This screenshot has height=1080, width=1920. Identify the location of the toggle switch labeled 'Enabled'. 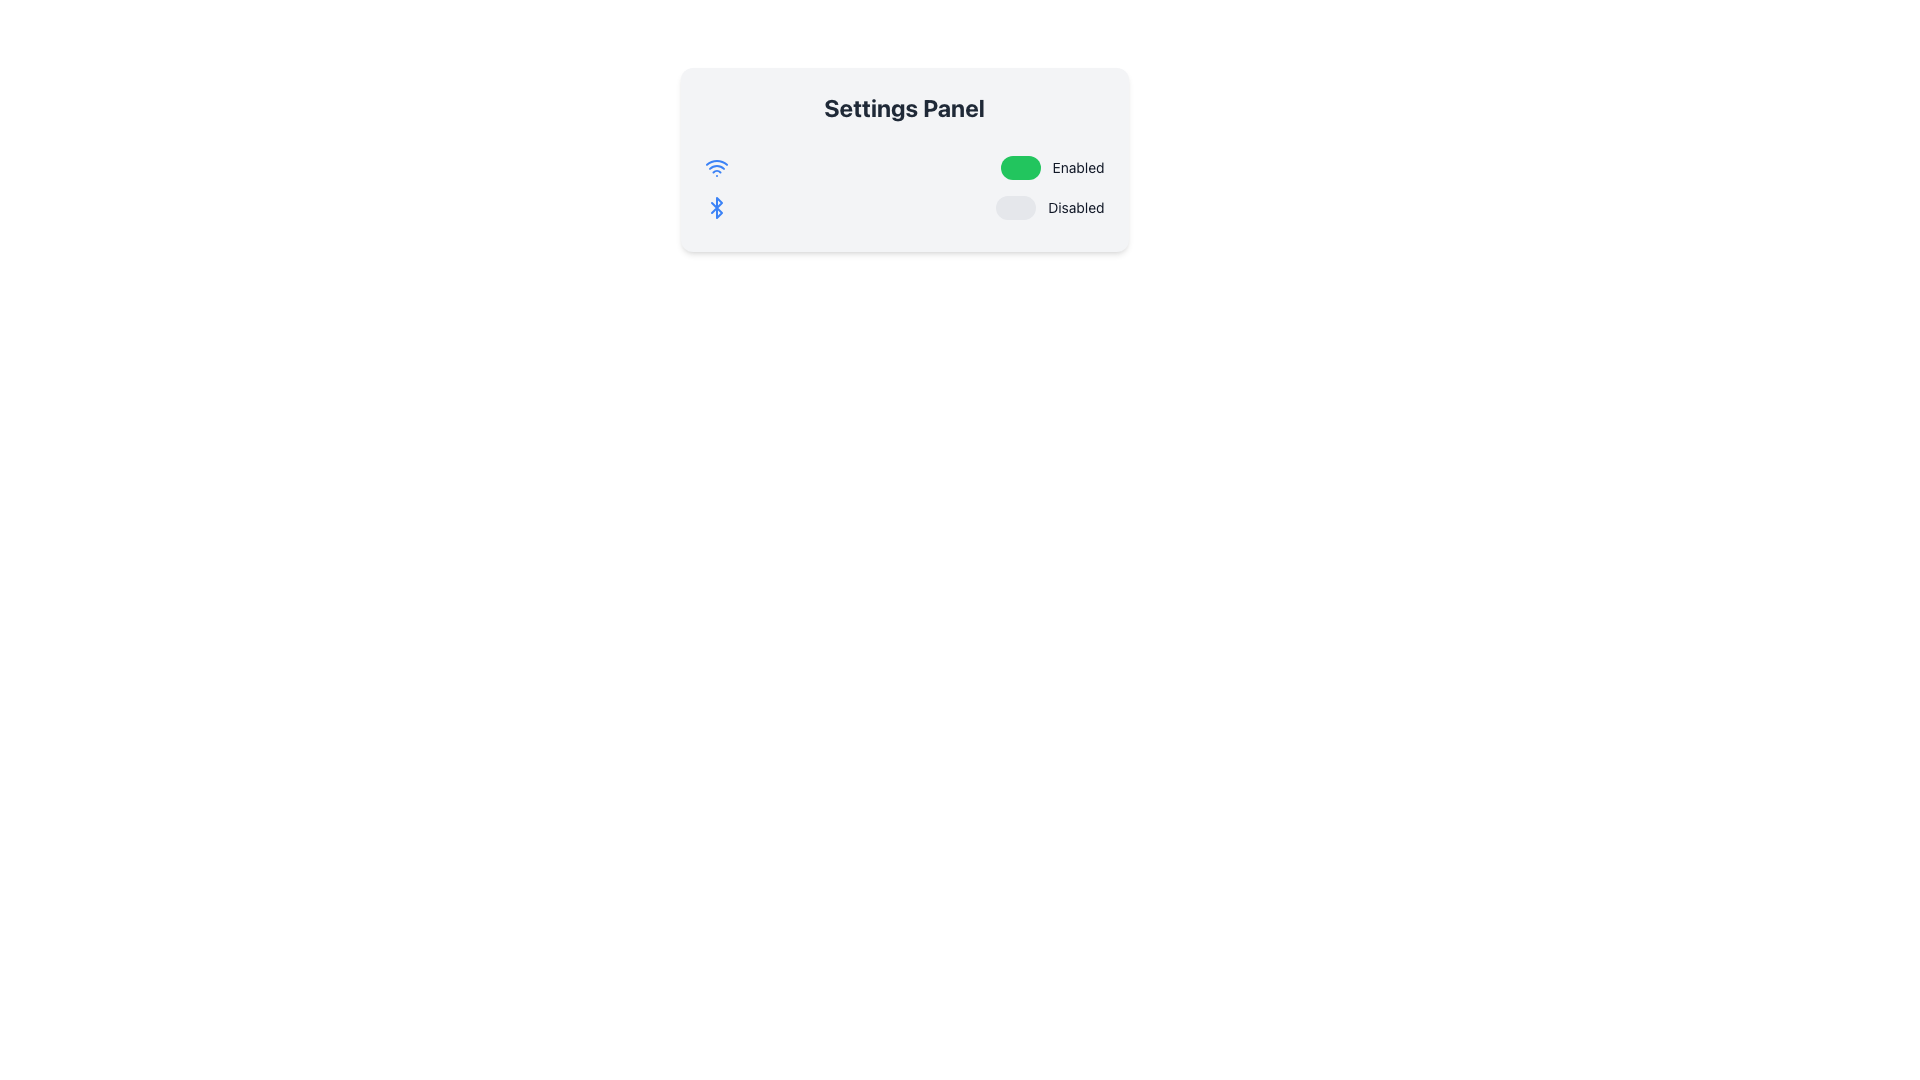
(1051, 167).